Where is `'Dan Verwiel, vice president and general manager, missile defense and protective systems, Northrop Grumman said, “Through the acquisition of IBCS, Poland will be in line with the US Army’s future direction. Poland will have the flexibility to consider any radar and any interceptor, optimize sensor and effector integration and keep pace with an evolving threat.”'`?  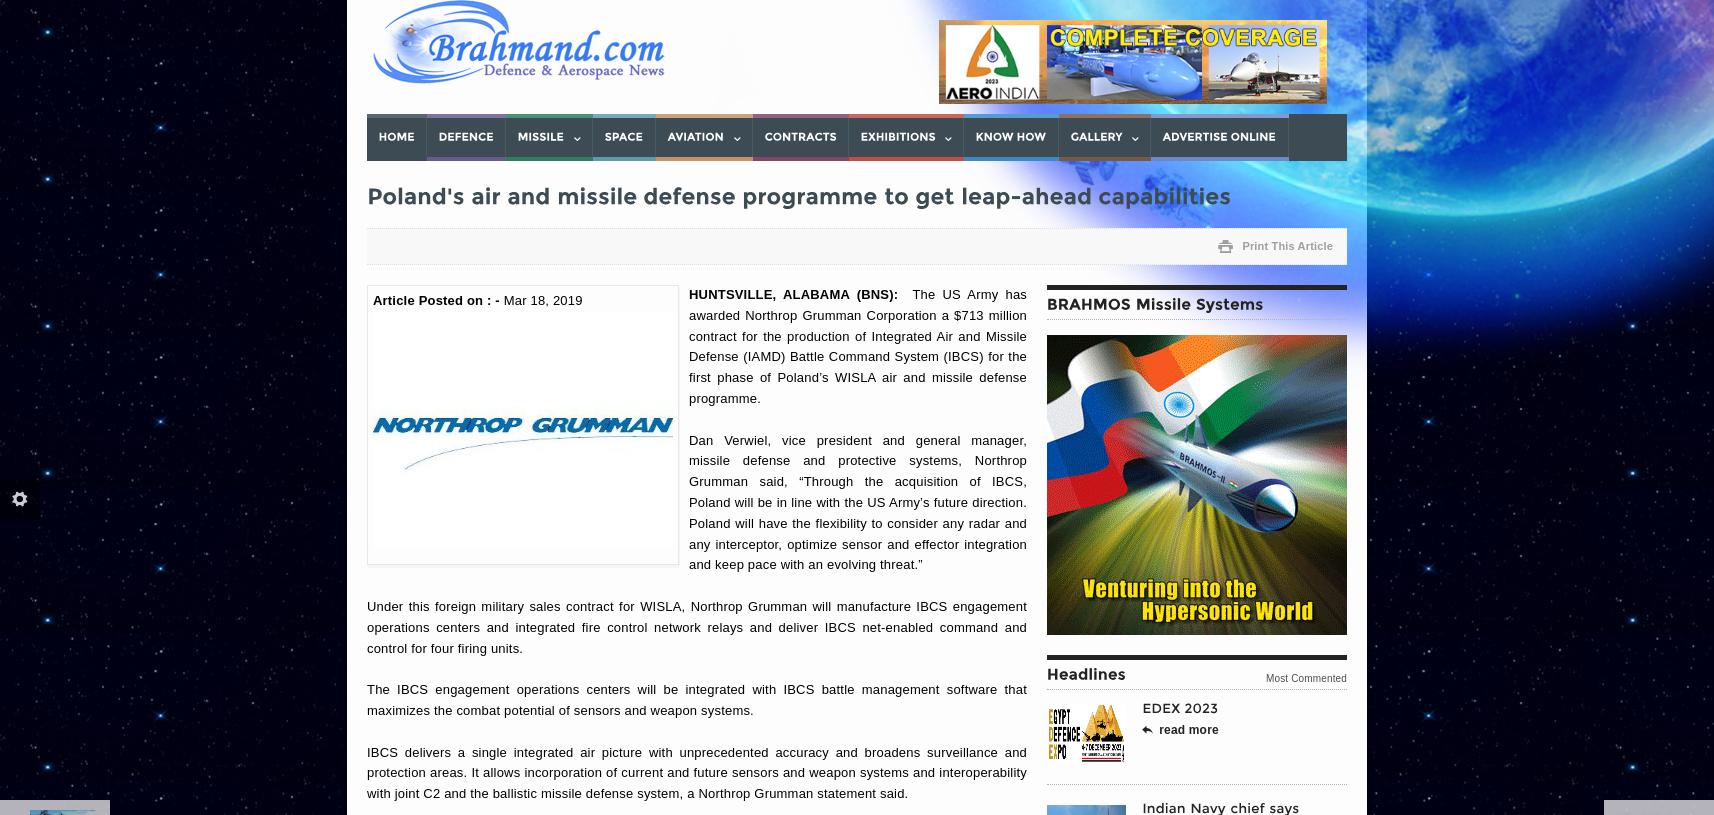
'Dan Verwiel, vice president and general manager, missile defense and protective systems, Northrop Grumman said, “Through the acquisition of IBCS, Poland will be in line with the US Army’s future direction. Poland will have the flexibility to consider any radar and any interceptor, optimize sensor and effector integration and keep pace with an evolving threat.”' is located at coordinates (857, 502).